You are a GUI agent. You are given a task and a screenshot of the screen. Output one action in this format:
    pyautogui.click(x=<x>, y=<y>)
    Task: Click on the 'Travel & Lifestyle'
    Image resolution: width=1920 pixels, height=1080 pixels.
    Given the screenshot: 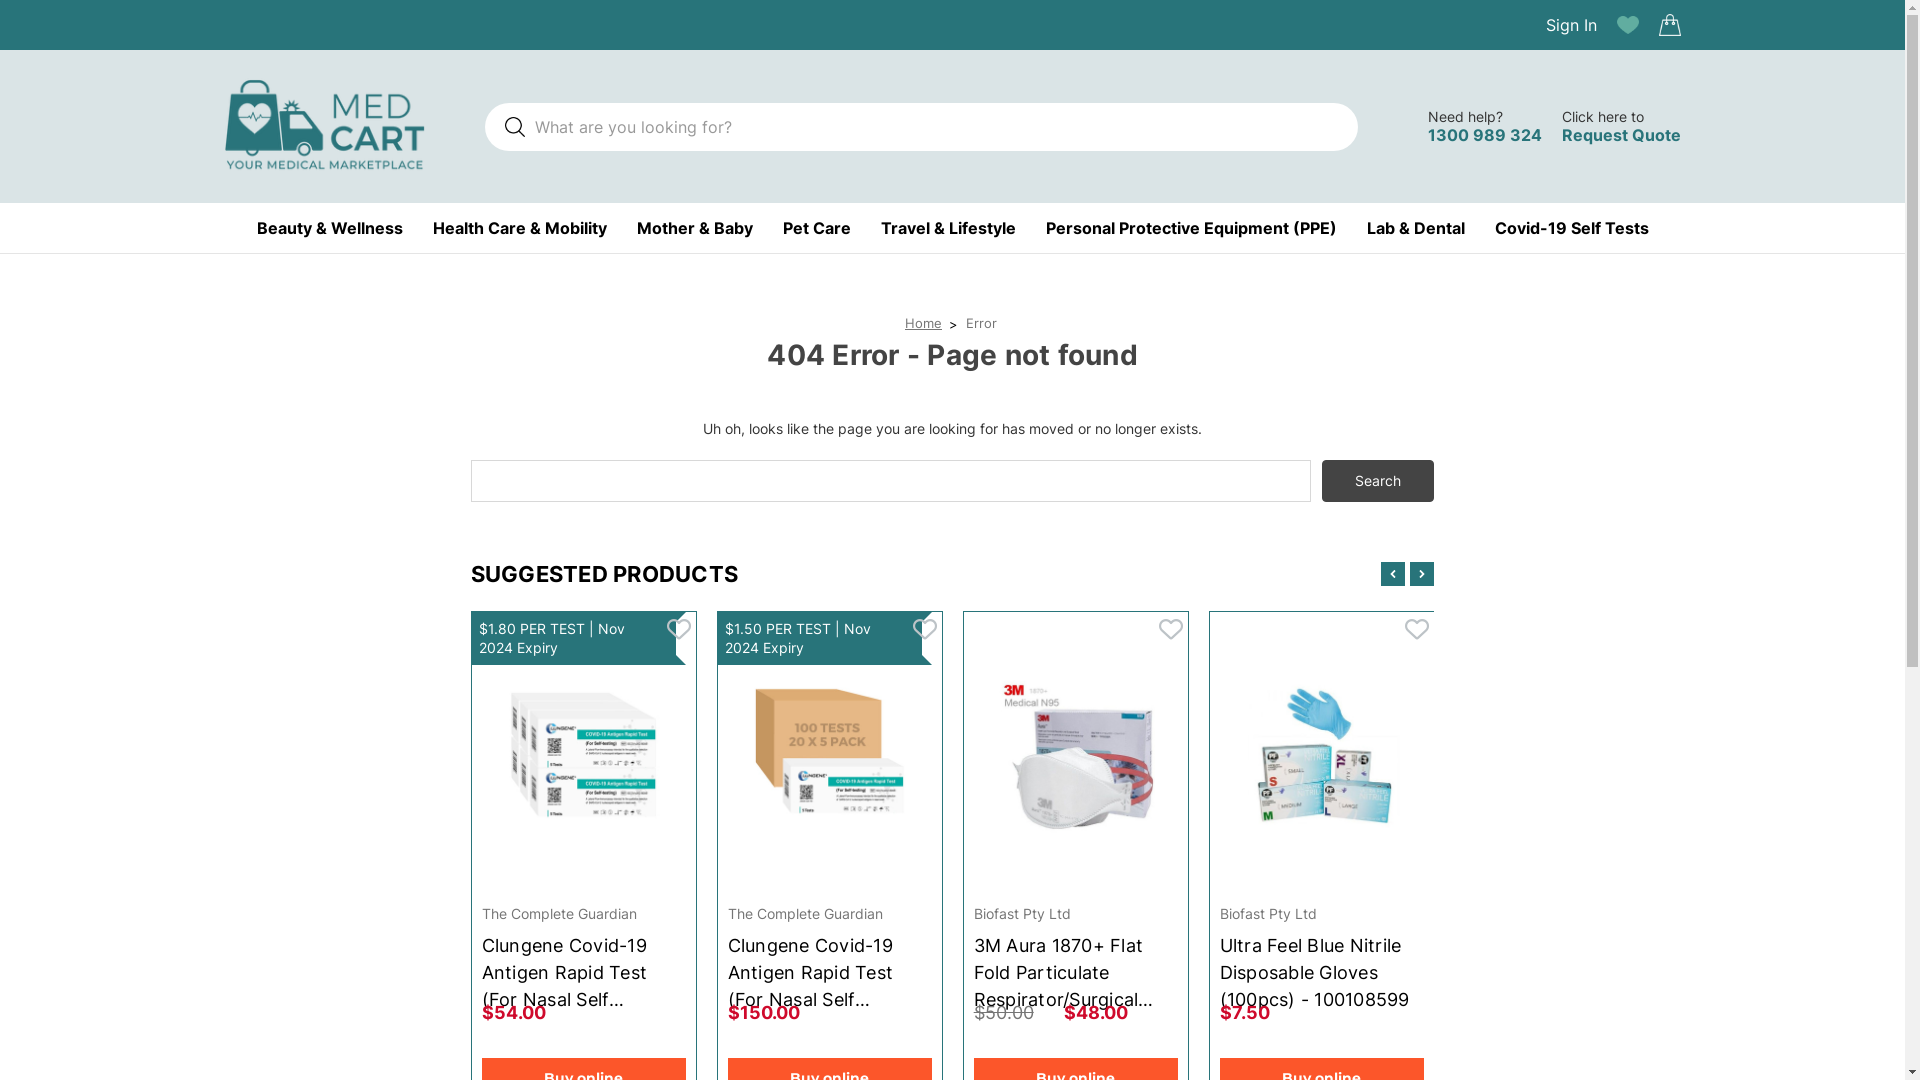 What is the action you would take?
    pyautogui.click(x=946, y=226)
    